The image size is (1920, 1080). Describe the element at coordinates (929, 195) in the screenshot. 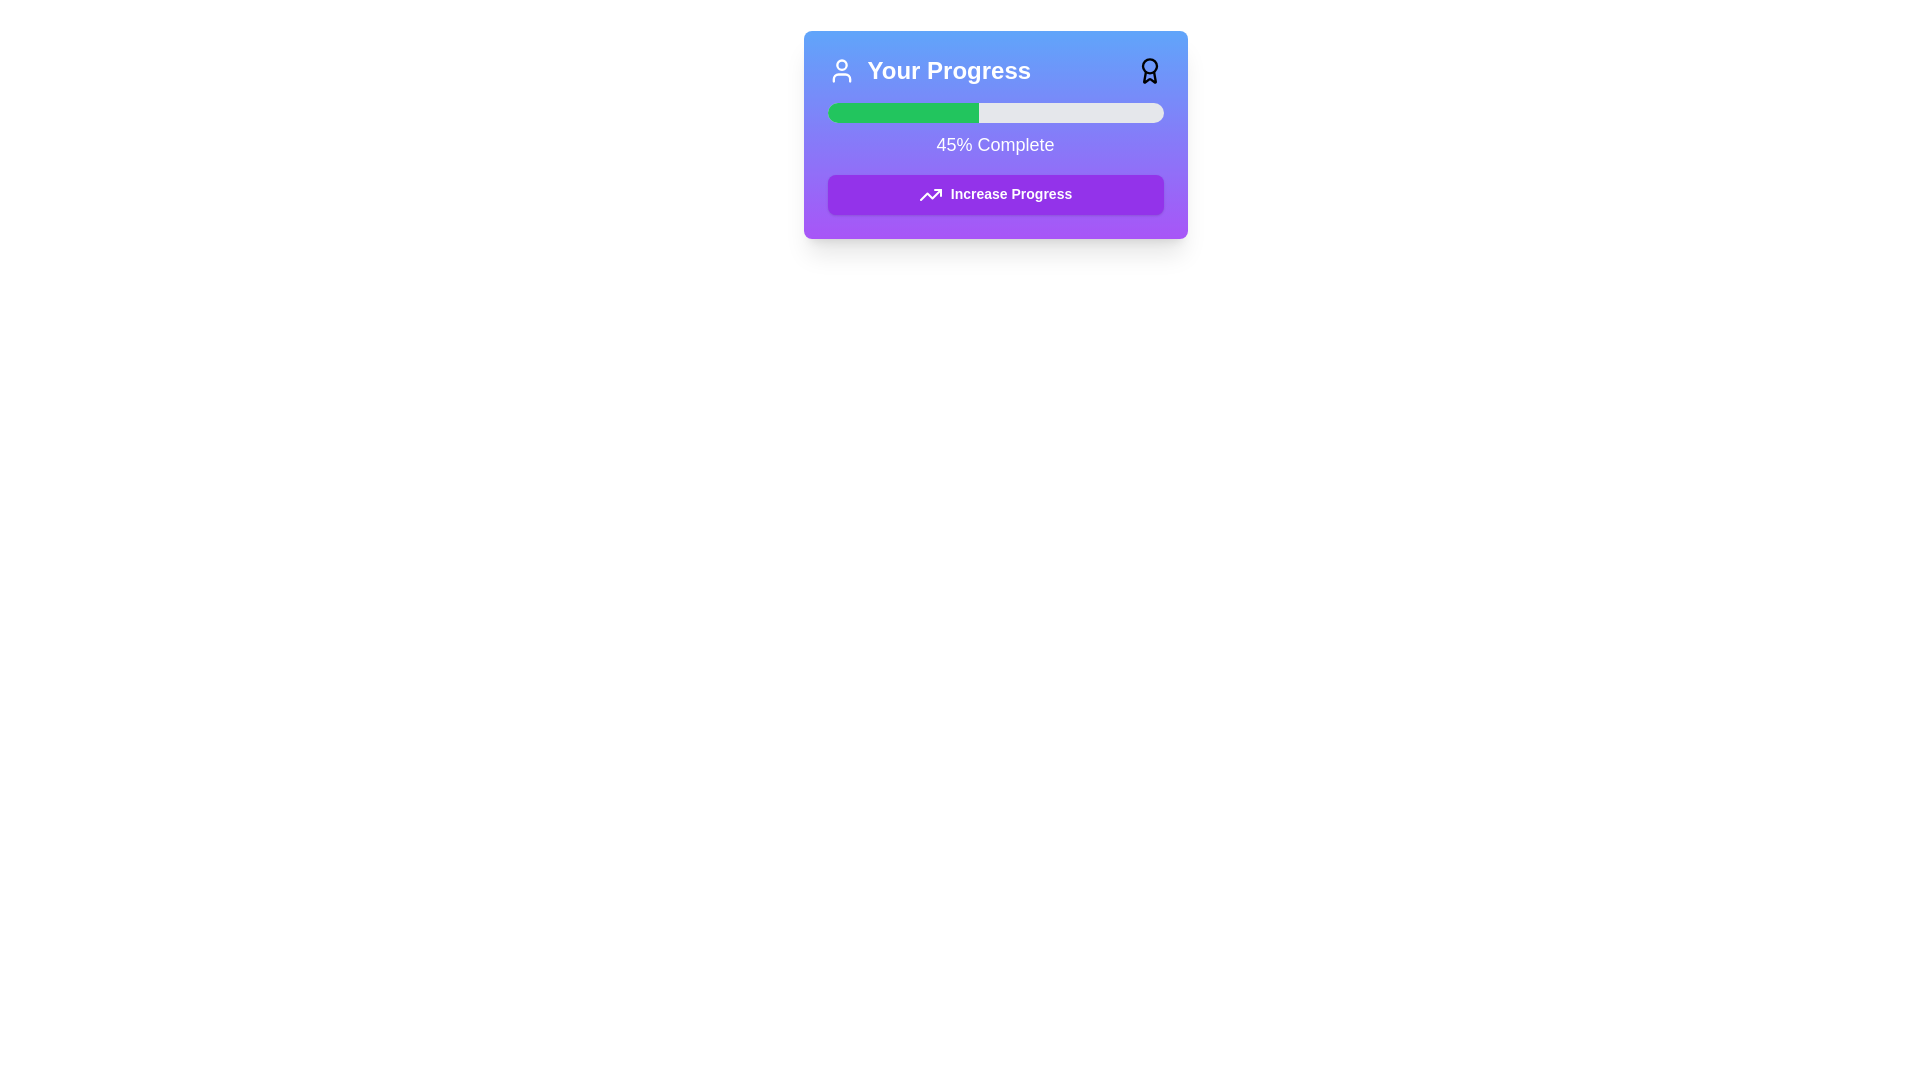

I see `the 'Increase Progress' button which contains the decorative arrow icon on its left side, visually indicating progression` at that location.